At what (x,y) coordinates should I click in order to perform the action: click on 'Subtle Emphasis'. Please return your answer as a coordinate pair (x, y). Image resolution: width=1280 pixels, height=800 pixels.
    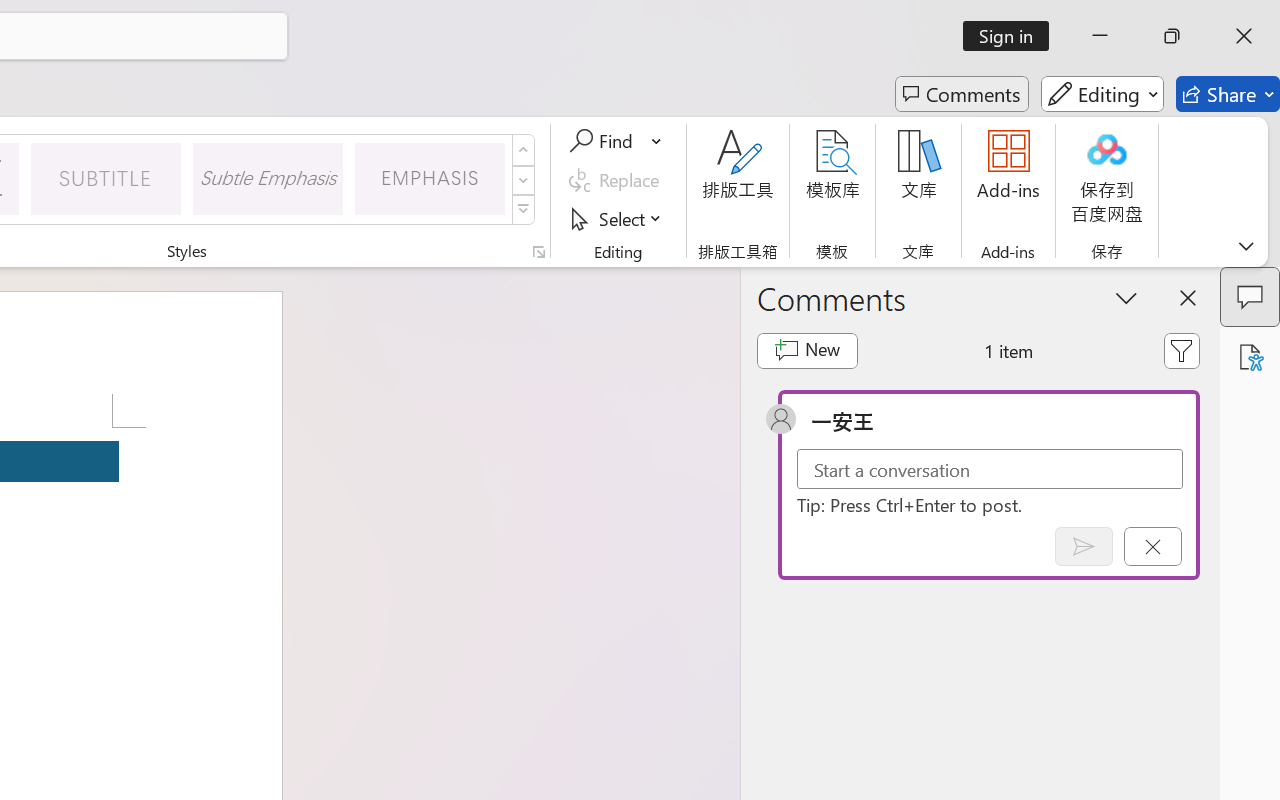
    Looking at the image, I should click on (267, 177).